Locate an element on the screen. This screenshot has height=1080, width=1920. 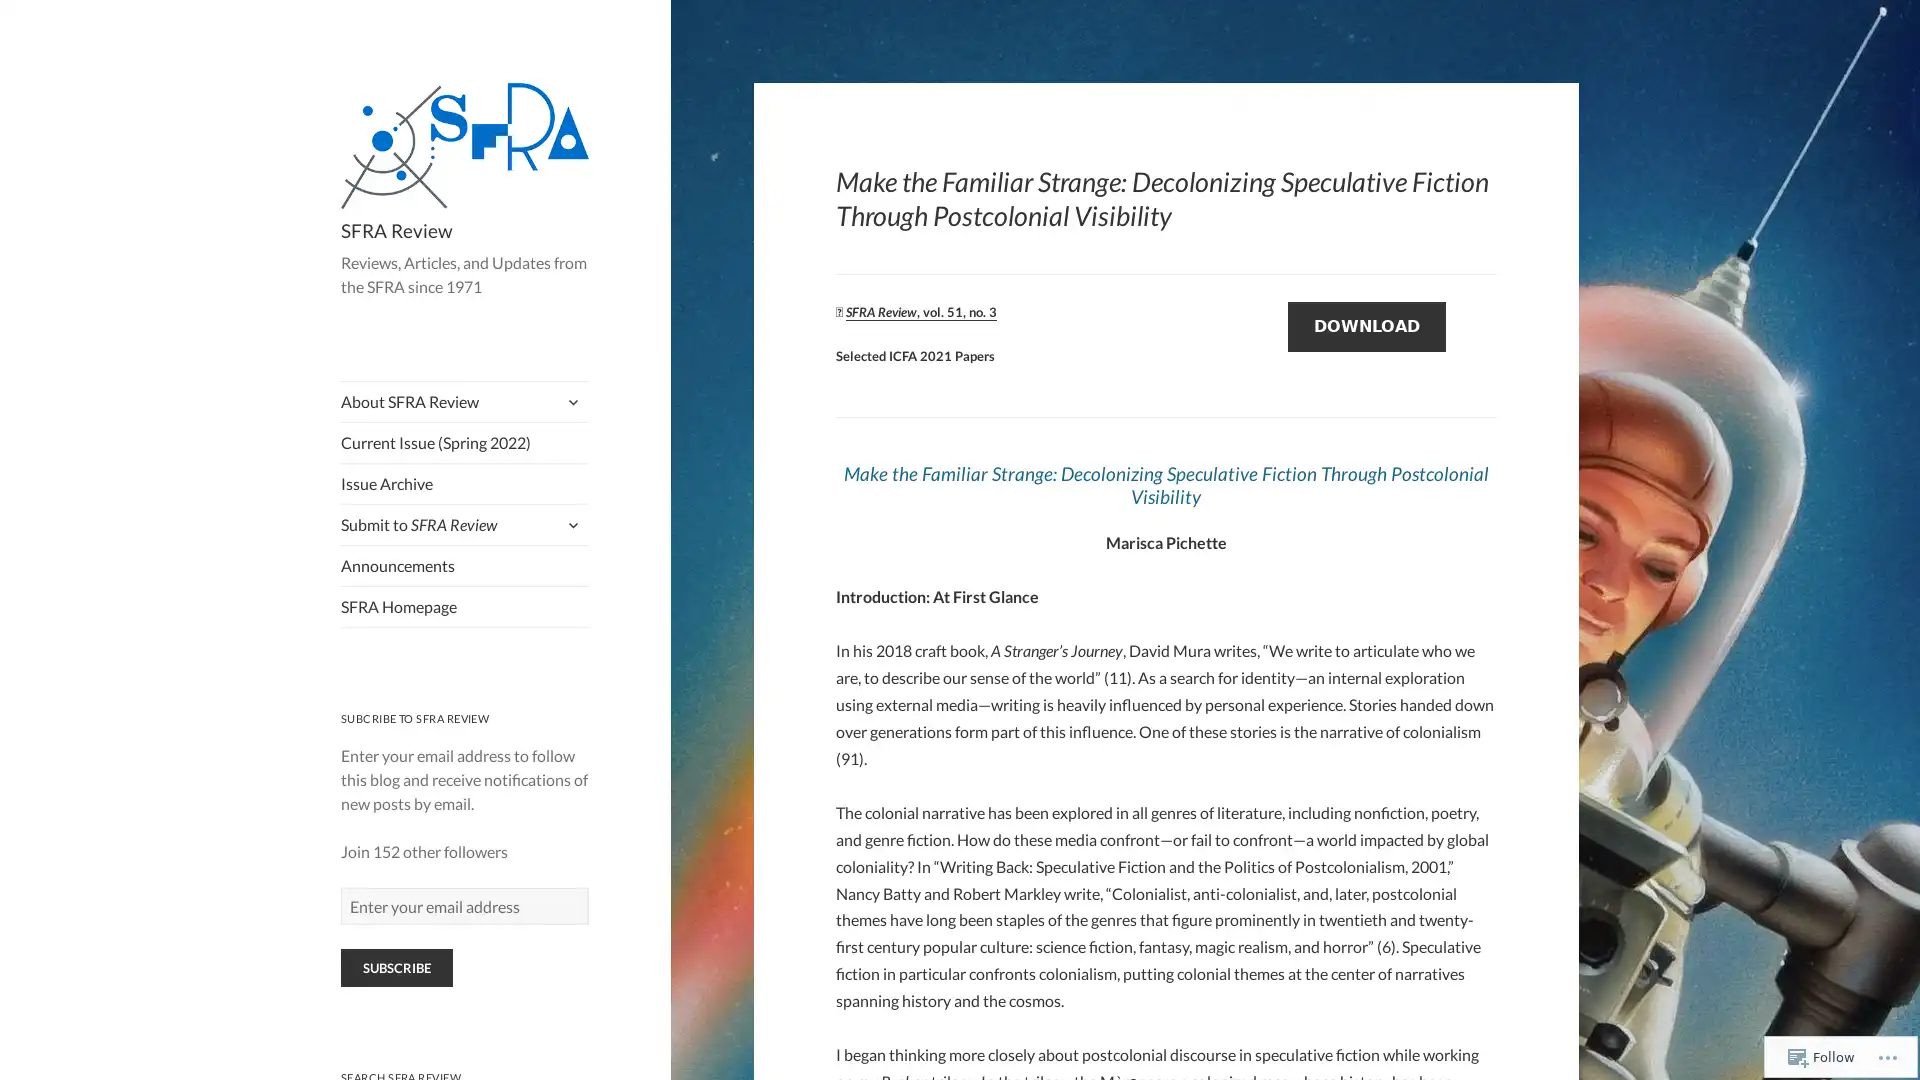
expand child menu is located at coordinates (570, 401).